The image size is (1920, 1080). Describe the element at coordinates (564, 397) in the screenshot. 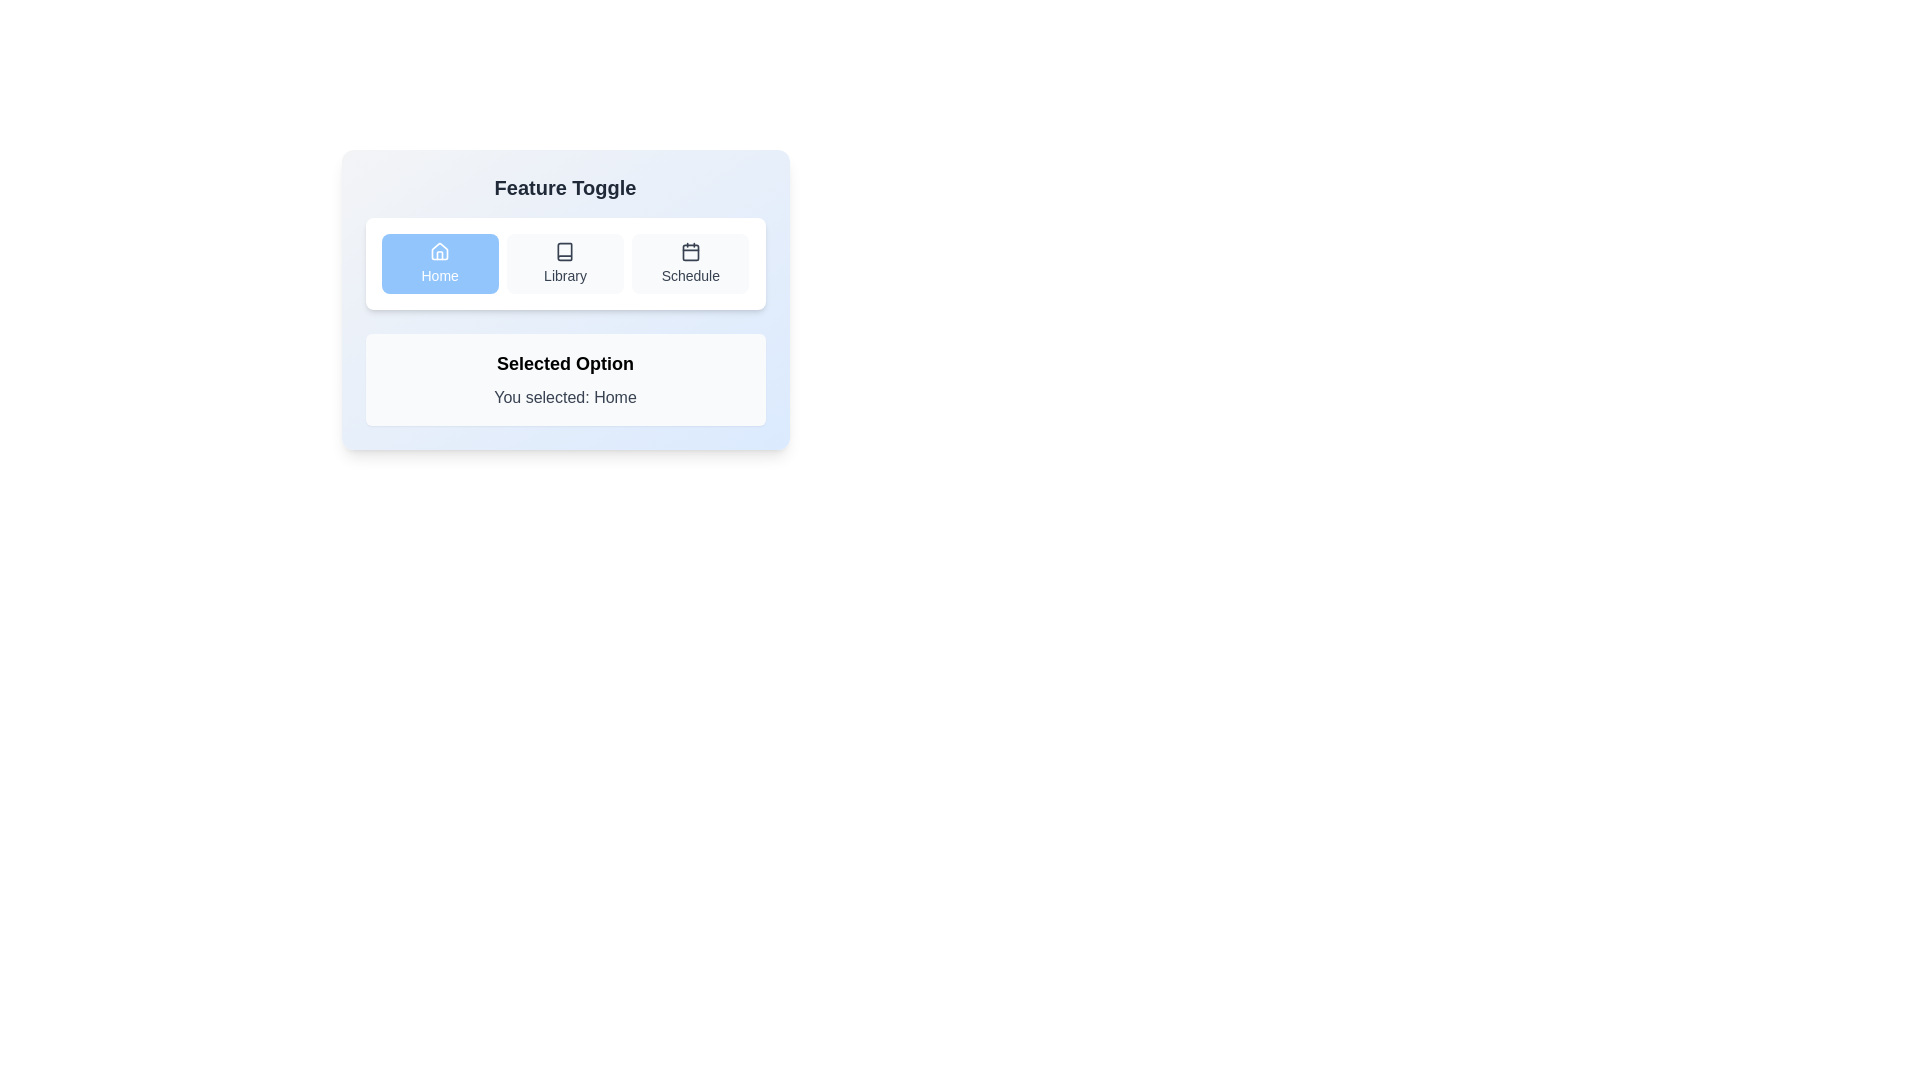

I see `static text that indicates the user's current selection, which displays 'You selected: Home.' located beneath the label 'Selected Option'` at that location.